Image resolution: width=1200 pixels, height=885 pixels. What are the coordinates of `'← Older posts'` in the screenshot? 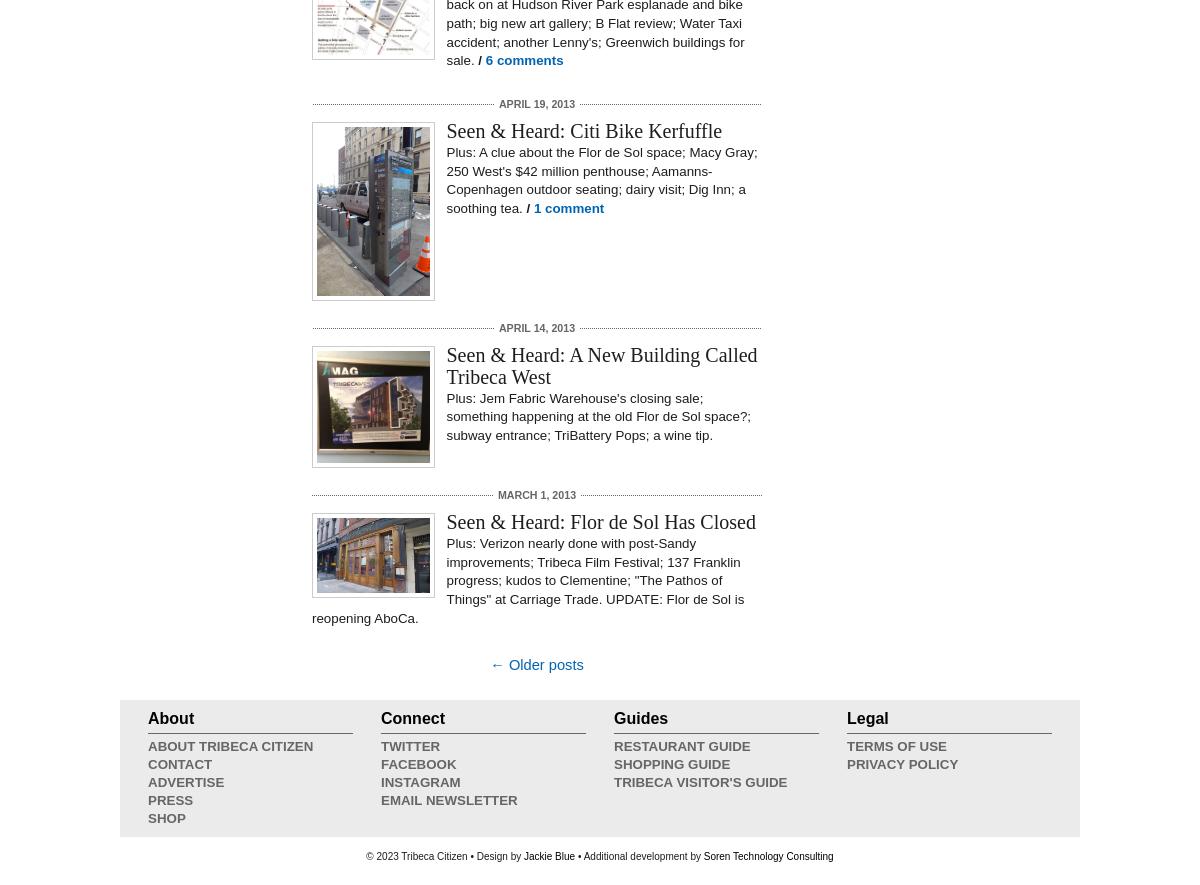 It's located at (535, 664).